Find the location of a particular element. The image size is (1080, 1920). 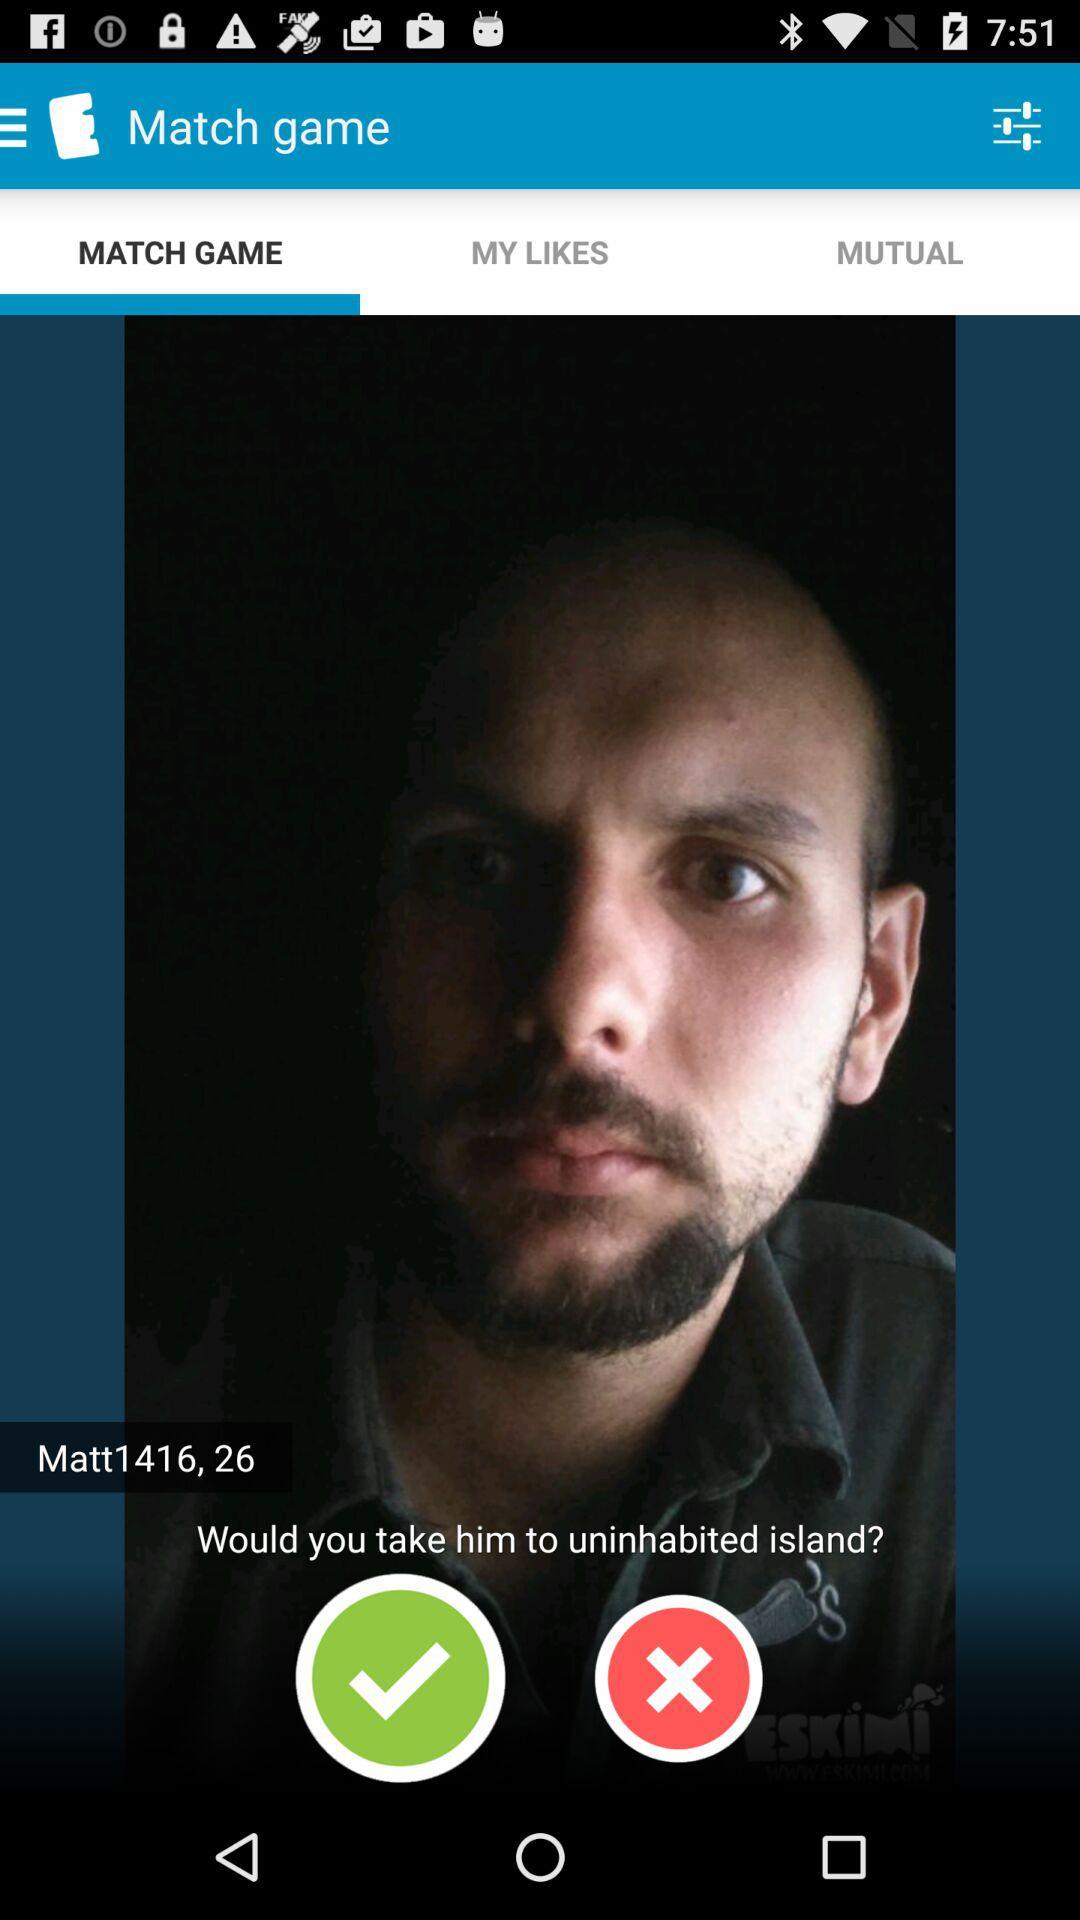

the my likes is located at coordinates (540, 251).